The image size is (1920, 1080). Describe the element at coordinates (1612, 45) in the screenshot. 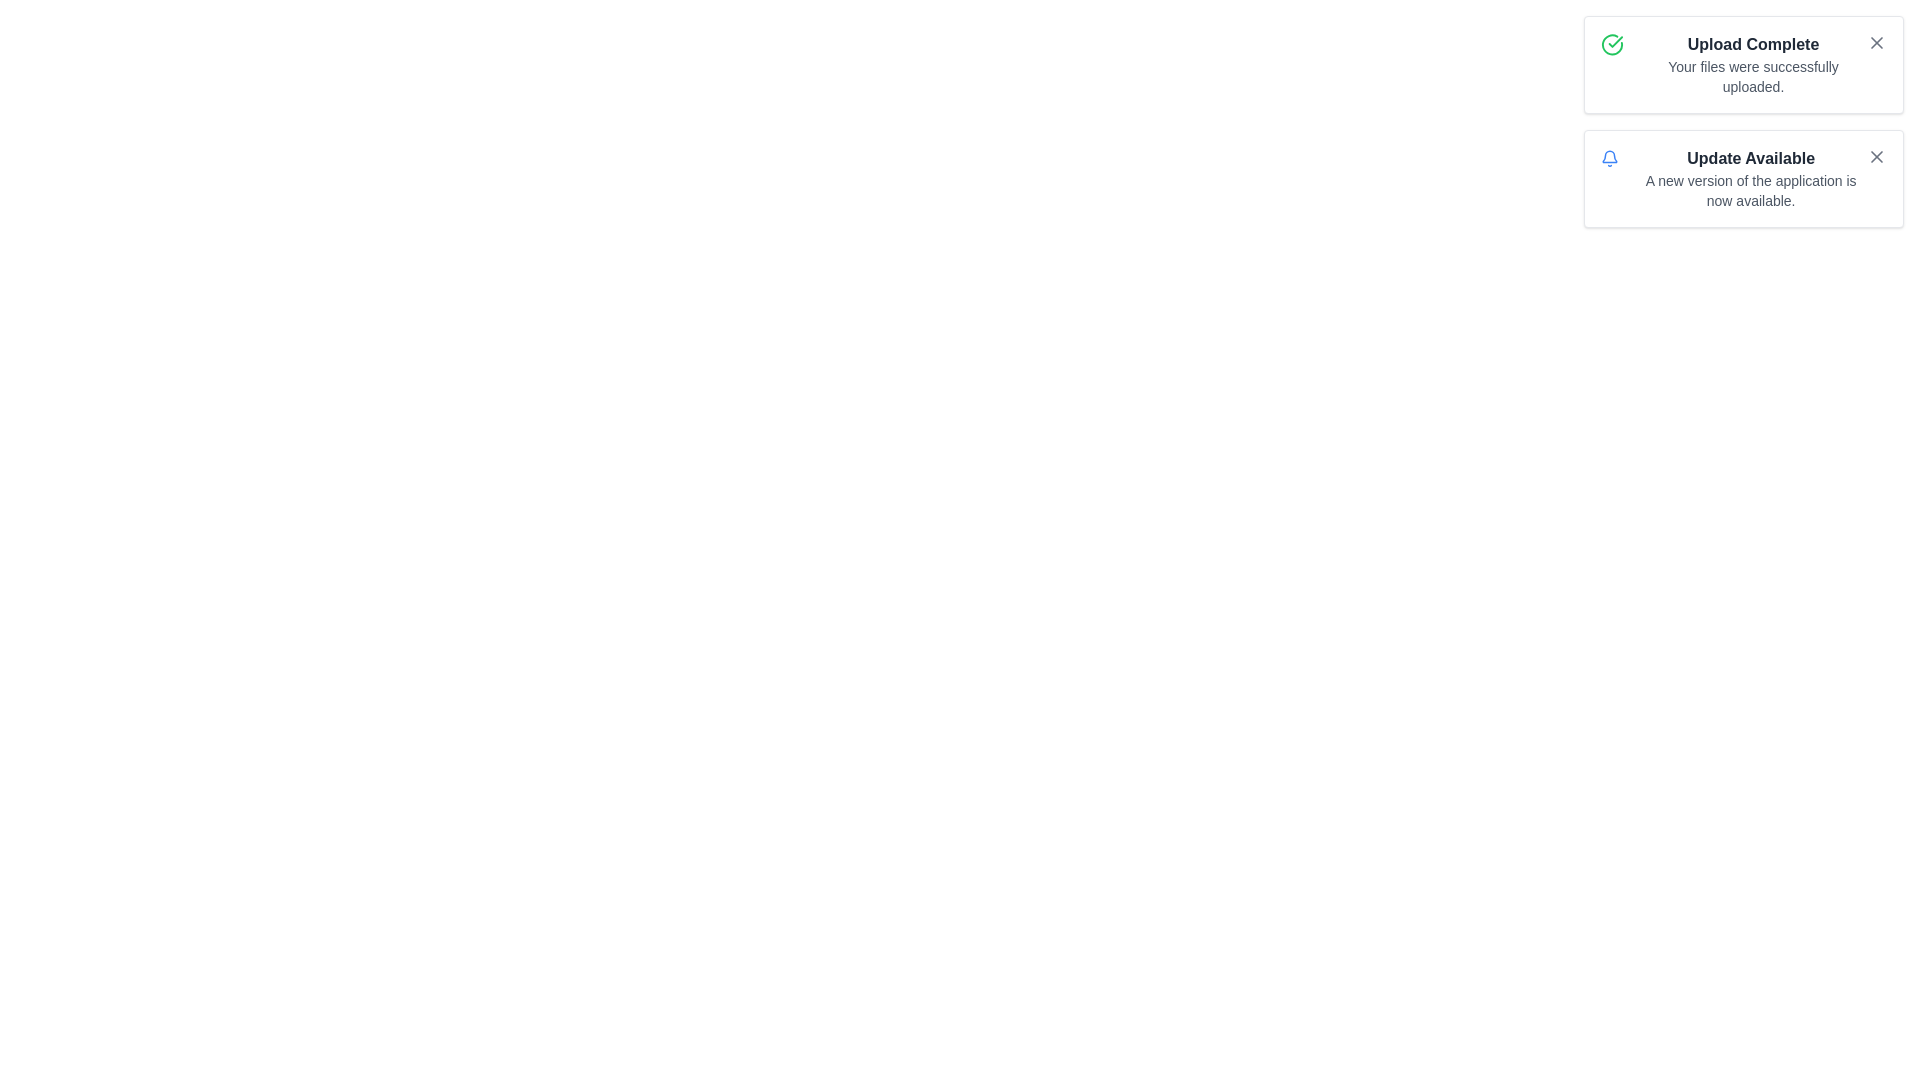

I see `the visual confirmation indicator icon located at the top-left corner of the 'Upload Complete' notification box, adjacent to the title text` at that location.